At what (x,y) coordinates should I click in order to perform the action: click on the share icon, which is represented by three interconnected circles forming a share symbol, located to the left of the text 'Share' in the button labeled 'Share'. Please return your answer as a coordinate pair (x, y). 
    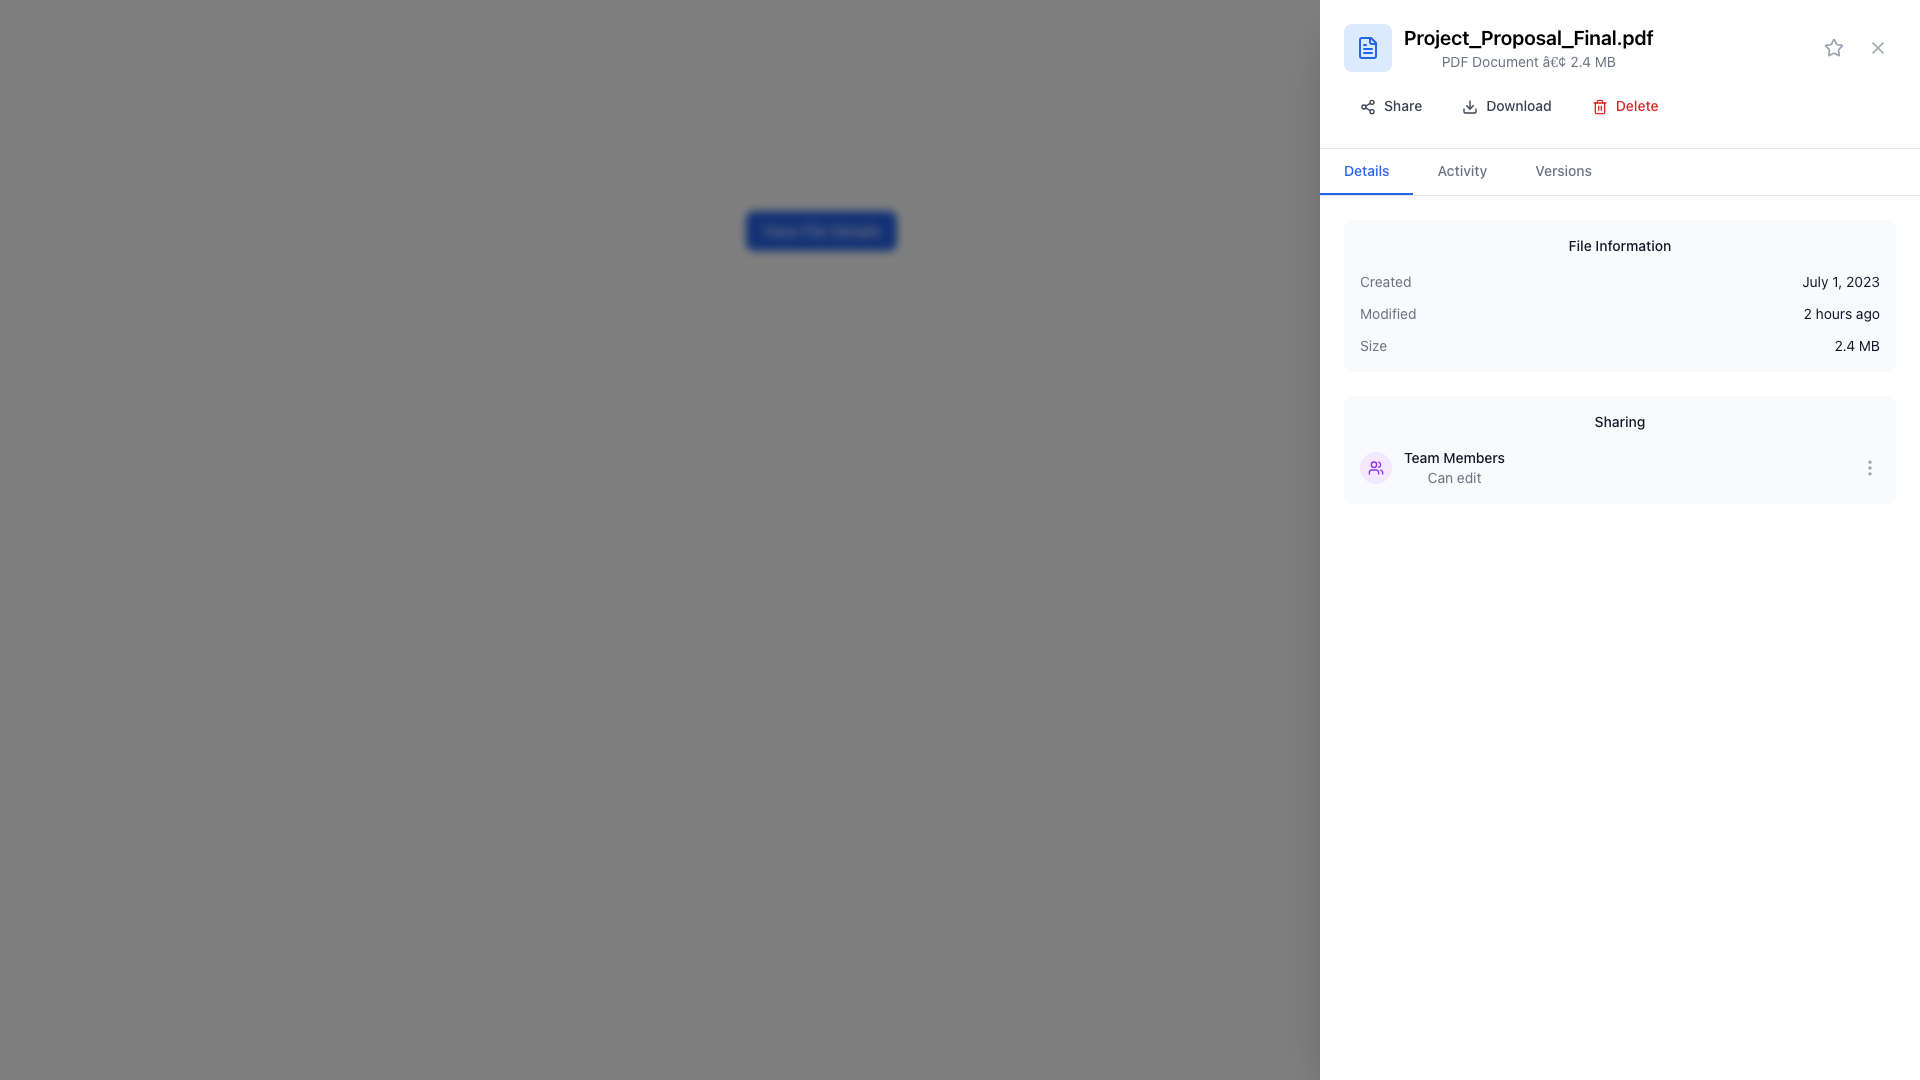
    Looking at the image, I should click on (1367, 107).